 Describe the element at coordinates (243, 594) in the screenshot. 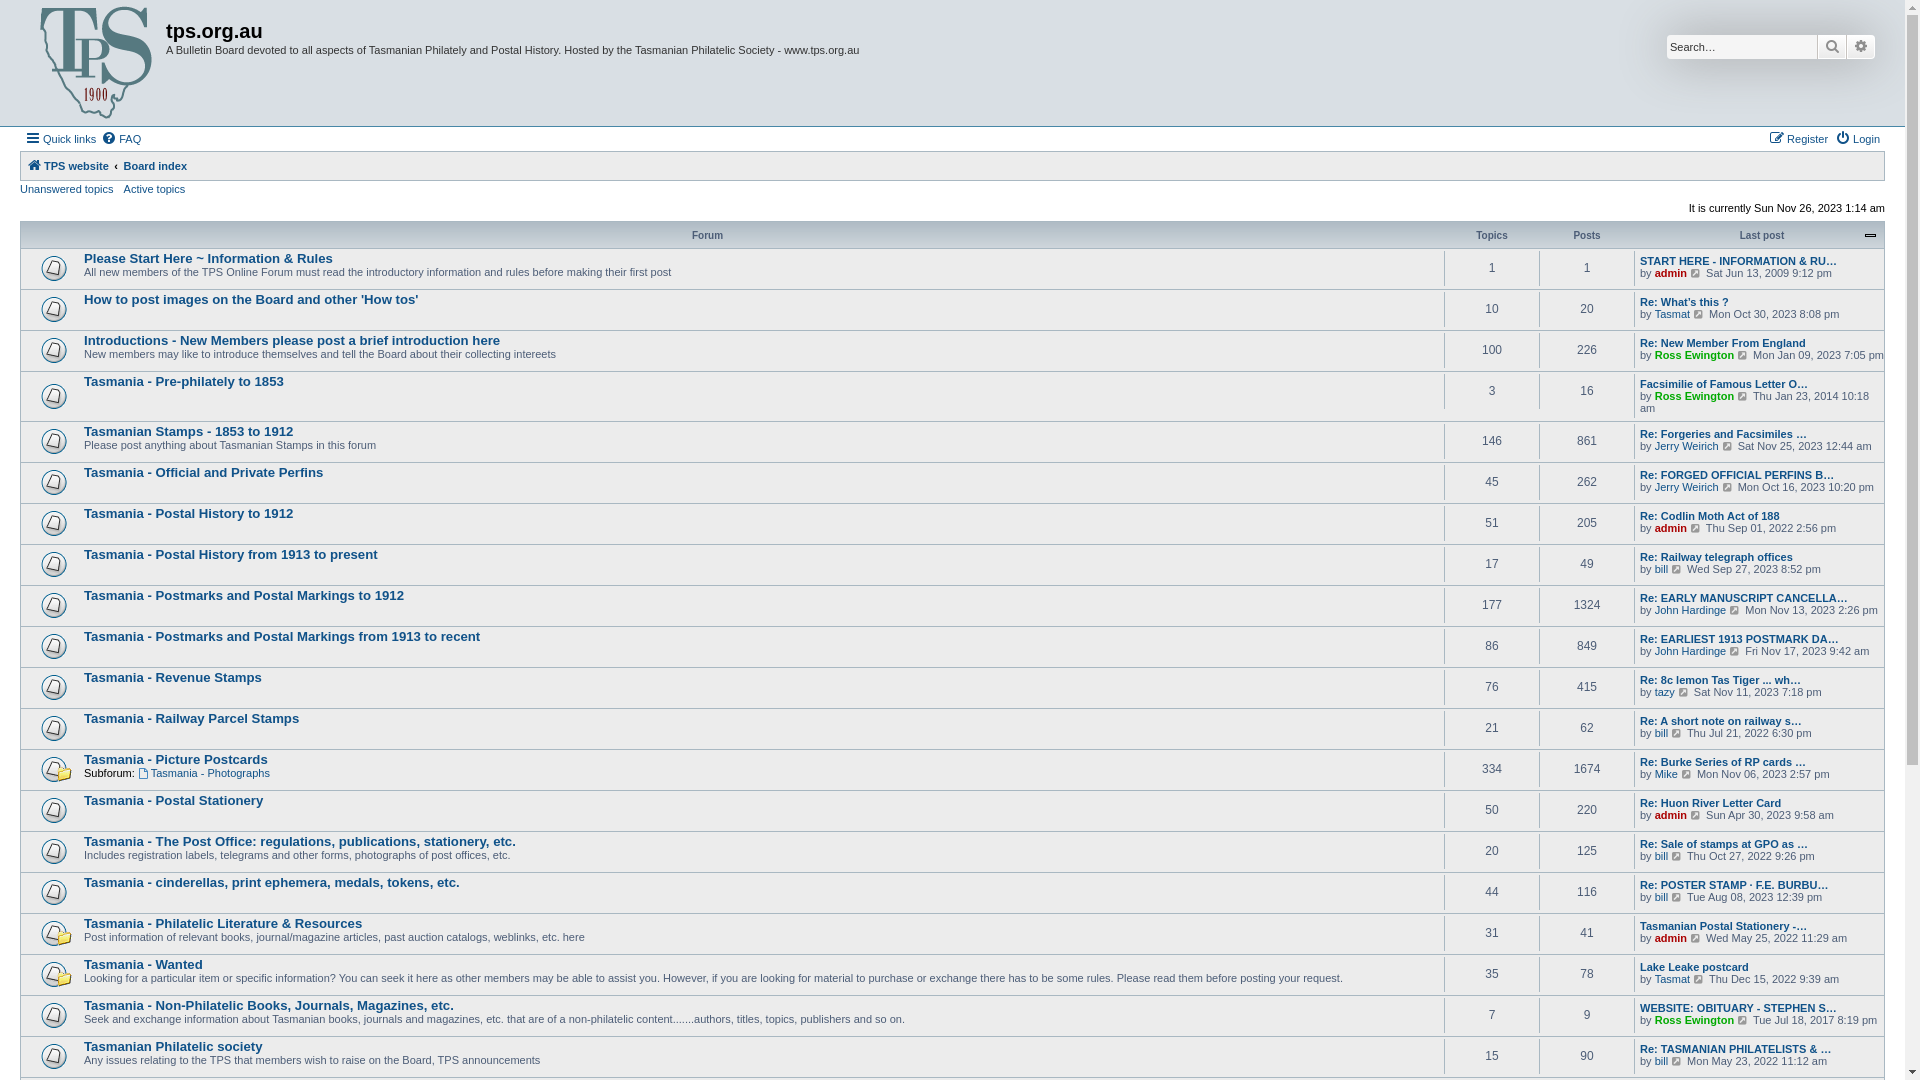

I see `'Tasmania - Postmarks and Postal Markings to 1912'` at that location.